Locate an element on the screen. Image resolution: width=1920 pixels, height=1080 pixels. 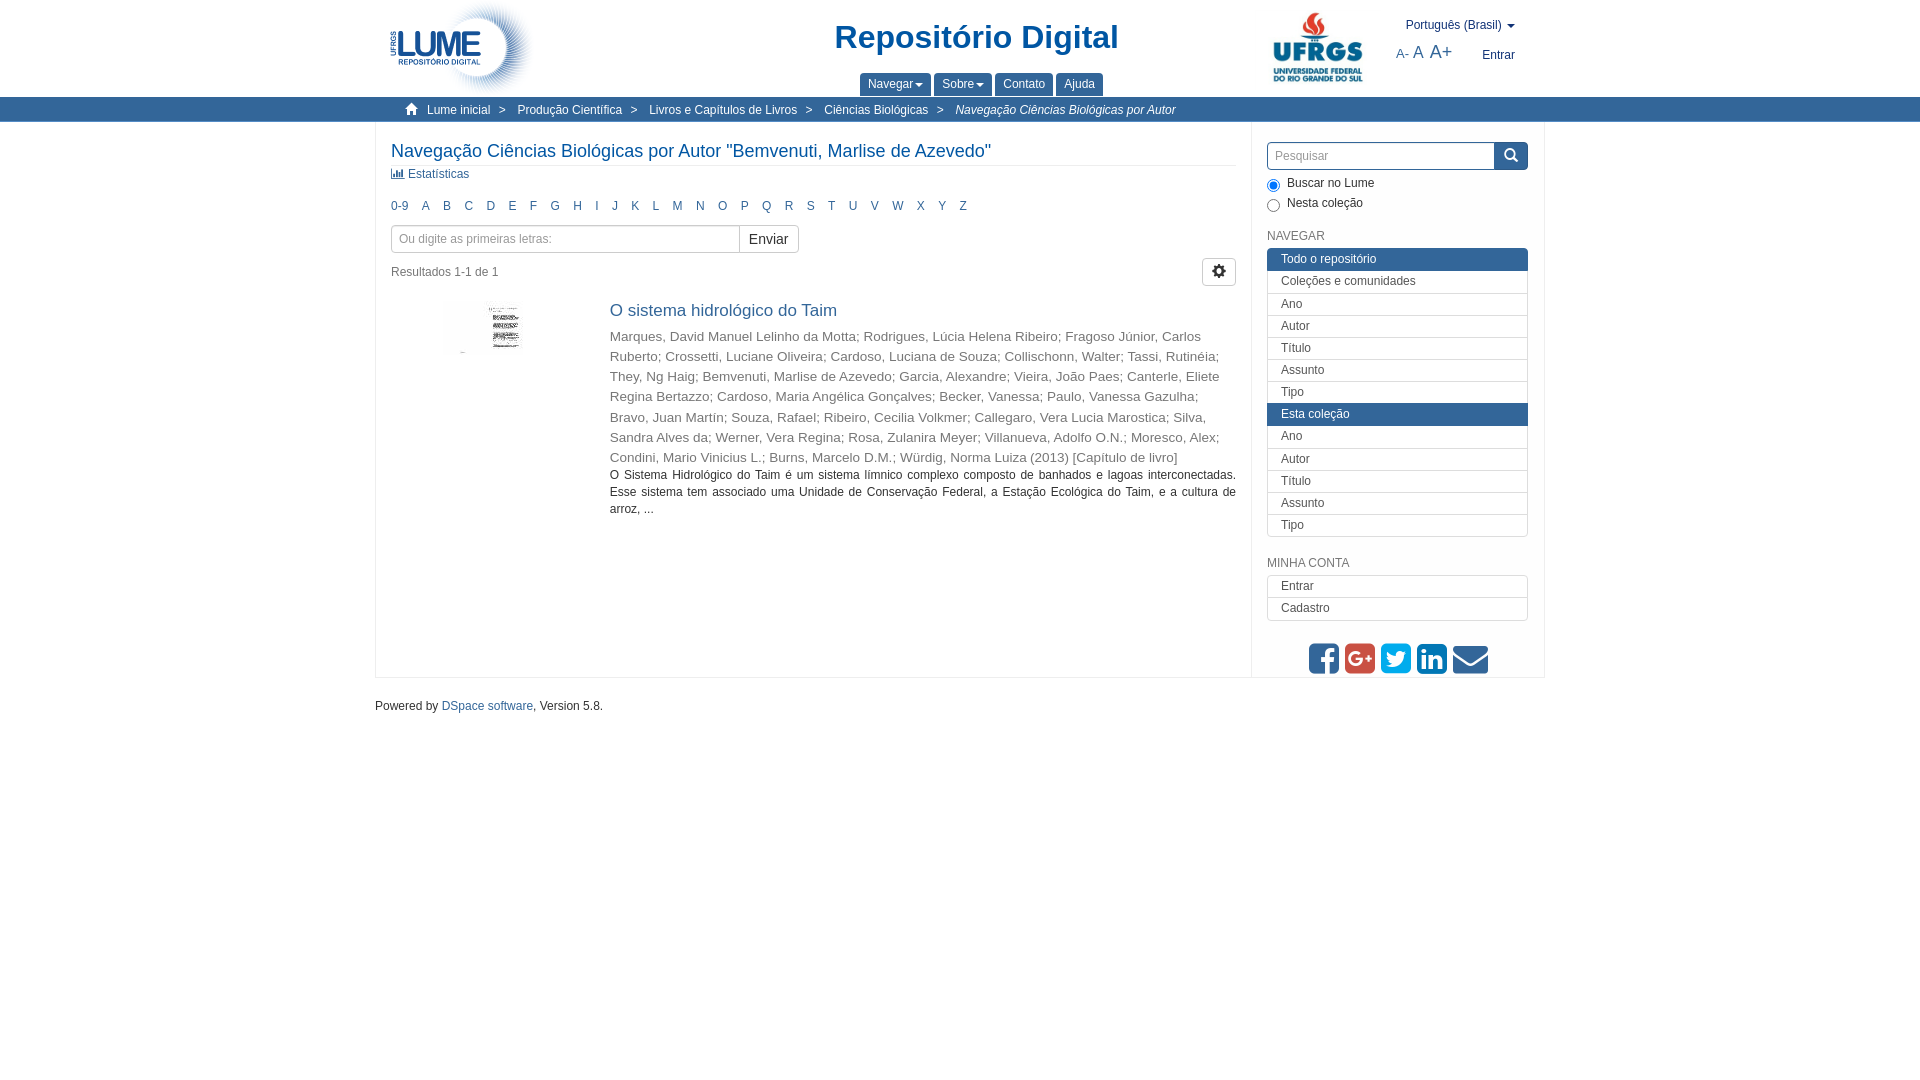
'L' is located at coordinates (656, 205).